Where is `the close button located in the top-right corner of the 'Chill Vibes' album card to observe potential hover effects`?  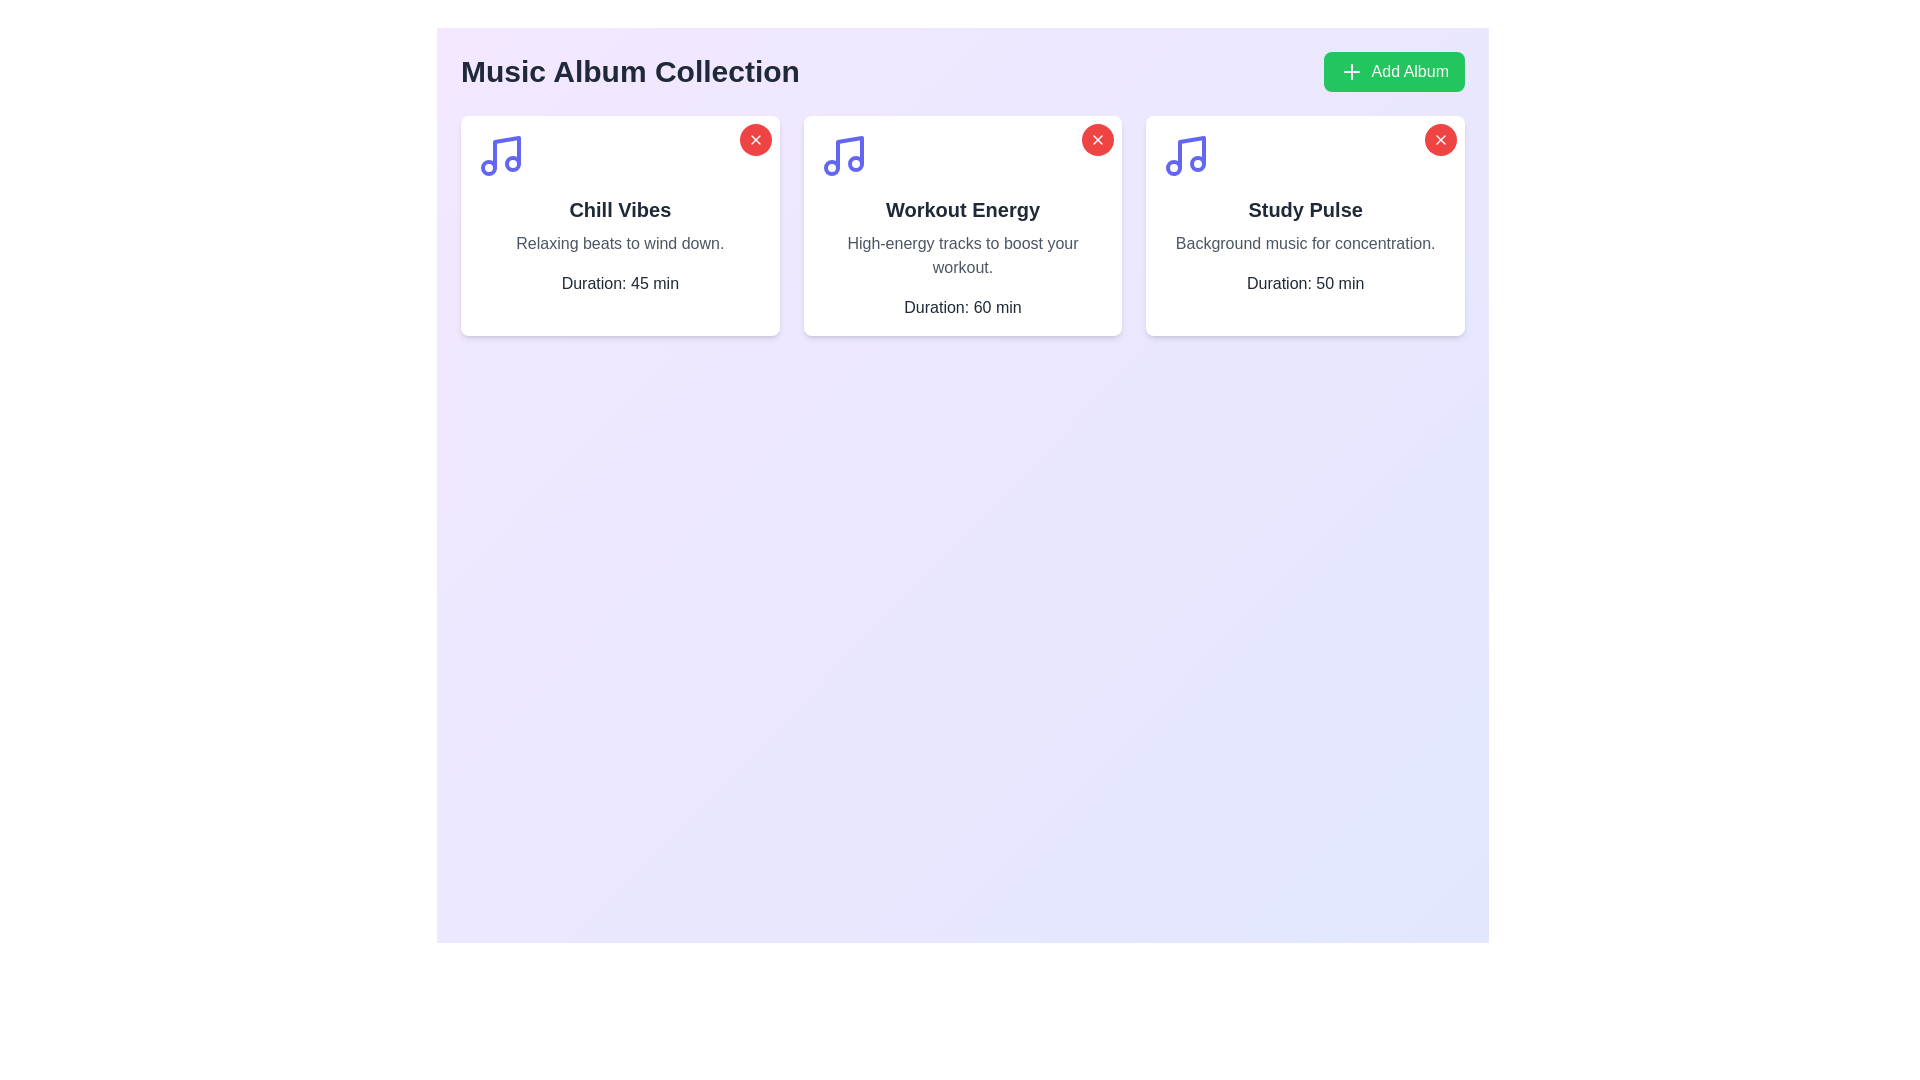 the close button located in the top-right corner of the 'Chill Vibes' album card to observe potential hover effects is located at coordinates (754, 138).